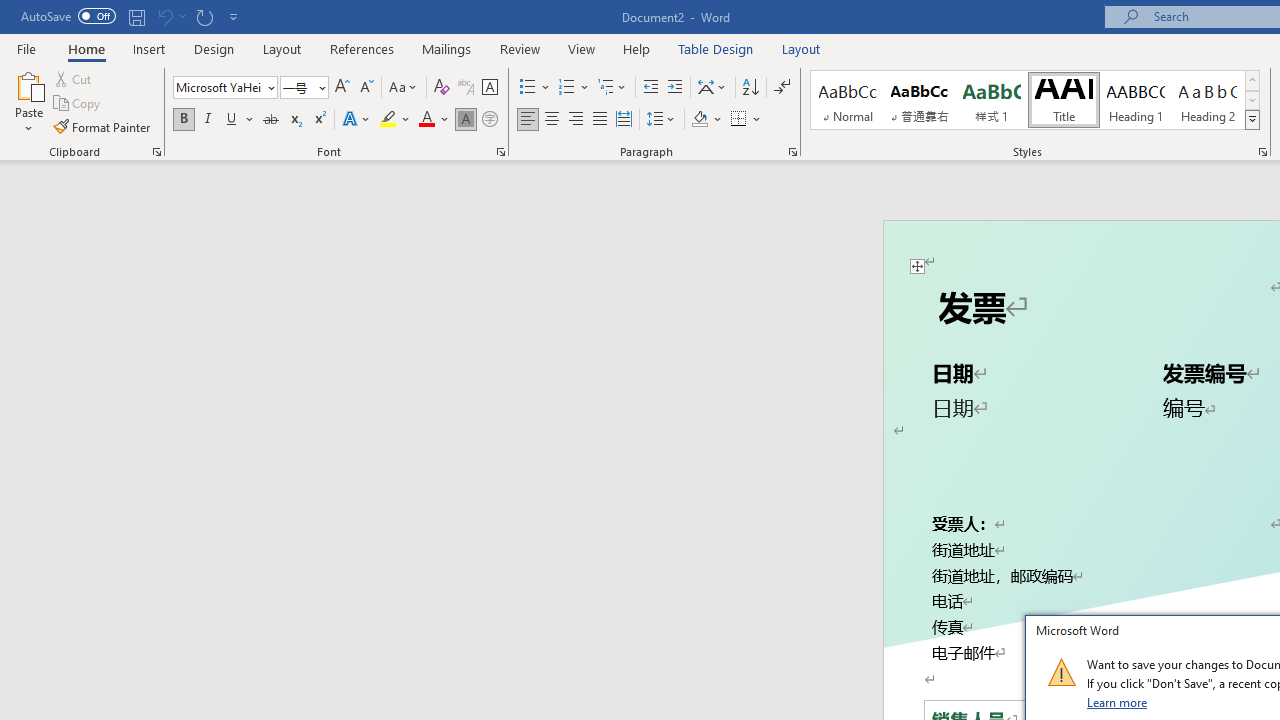 This screenshot has width=1280, height=720. Describe the element at coordinates (1251, 120) in the screenshot. I see `'Styles'` at that location.